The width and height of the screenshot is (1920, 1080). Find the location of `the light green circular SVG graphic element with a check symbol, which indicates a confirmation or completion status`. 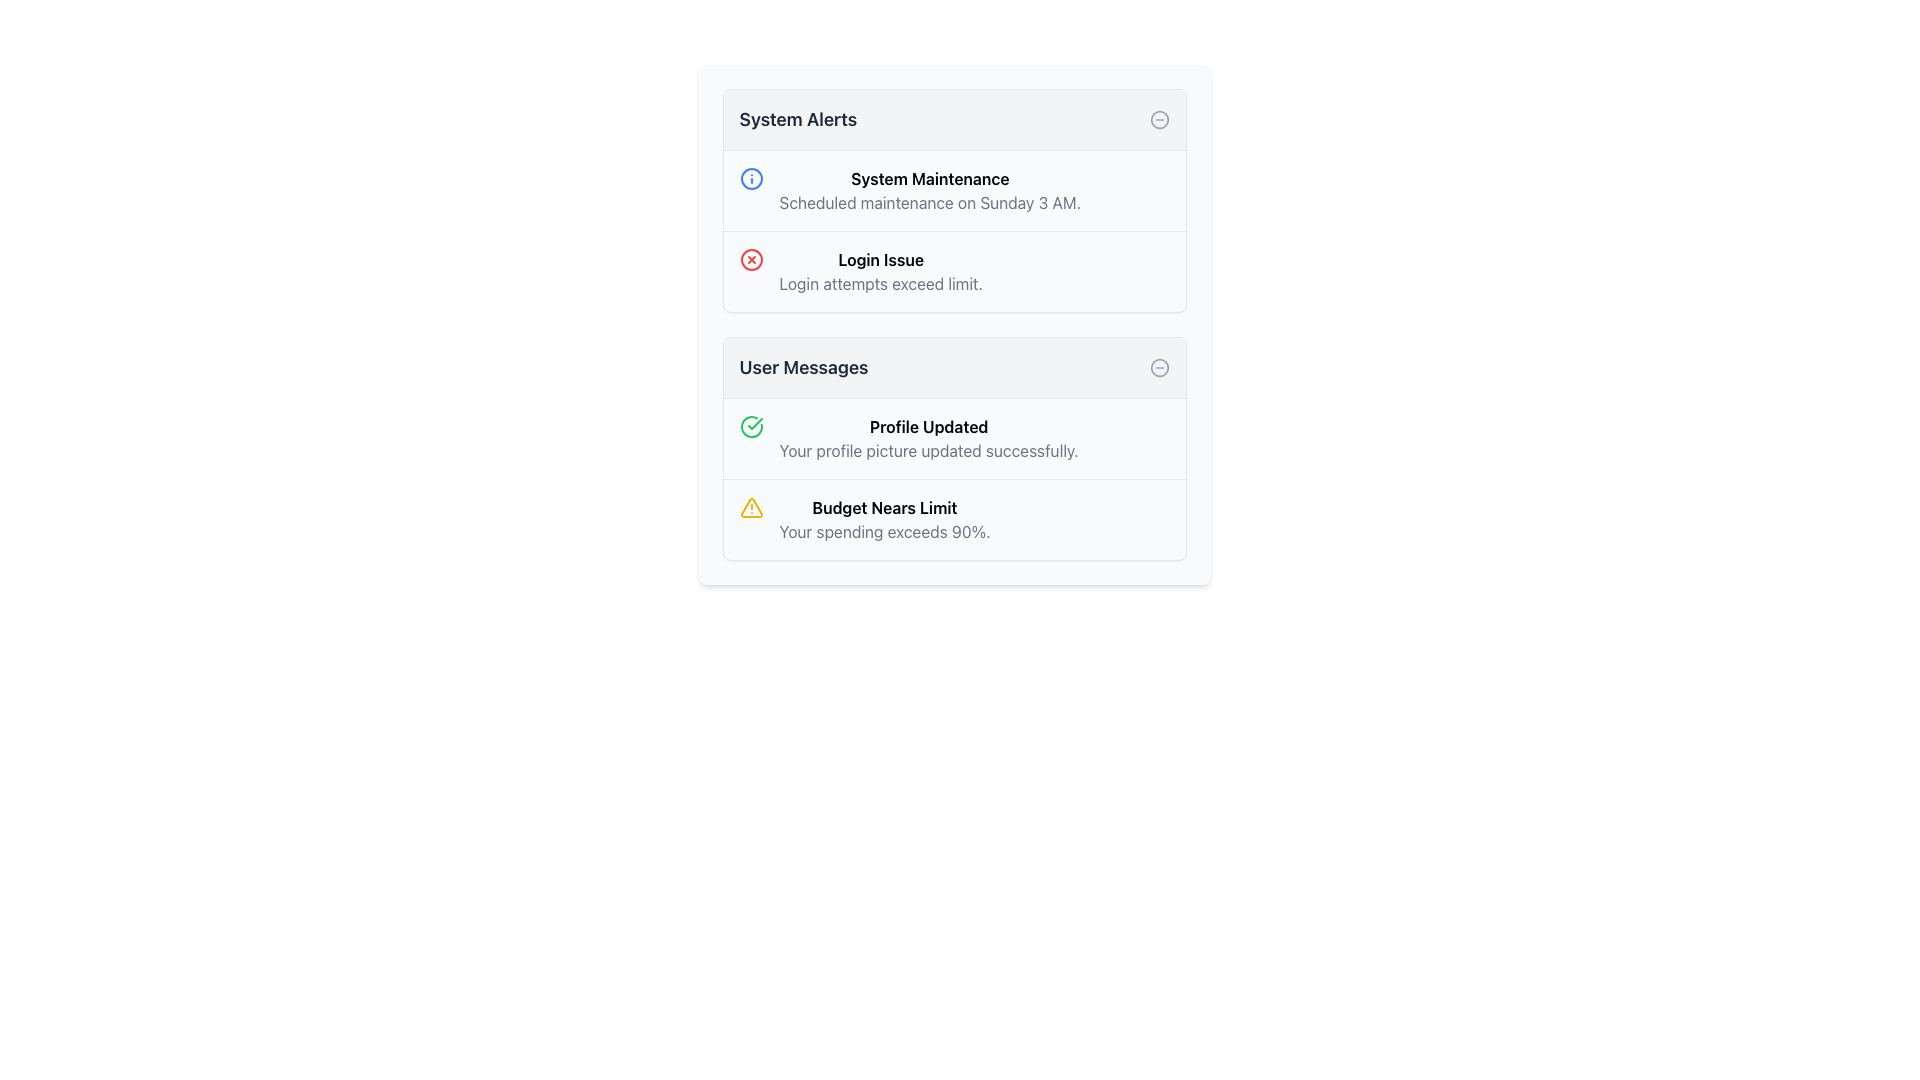

the light green circular SVG graphic element with a check symbol, which indicates a confirmation or completion status is located at coordinates (750, 426).